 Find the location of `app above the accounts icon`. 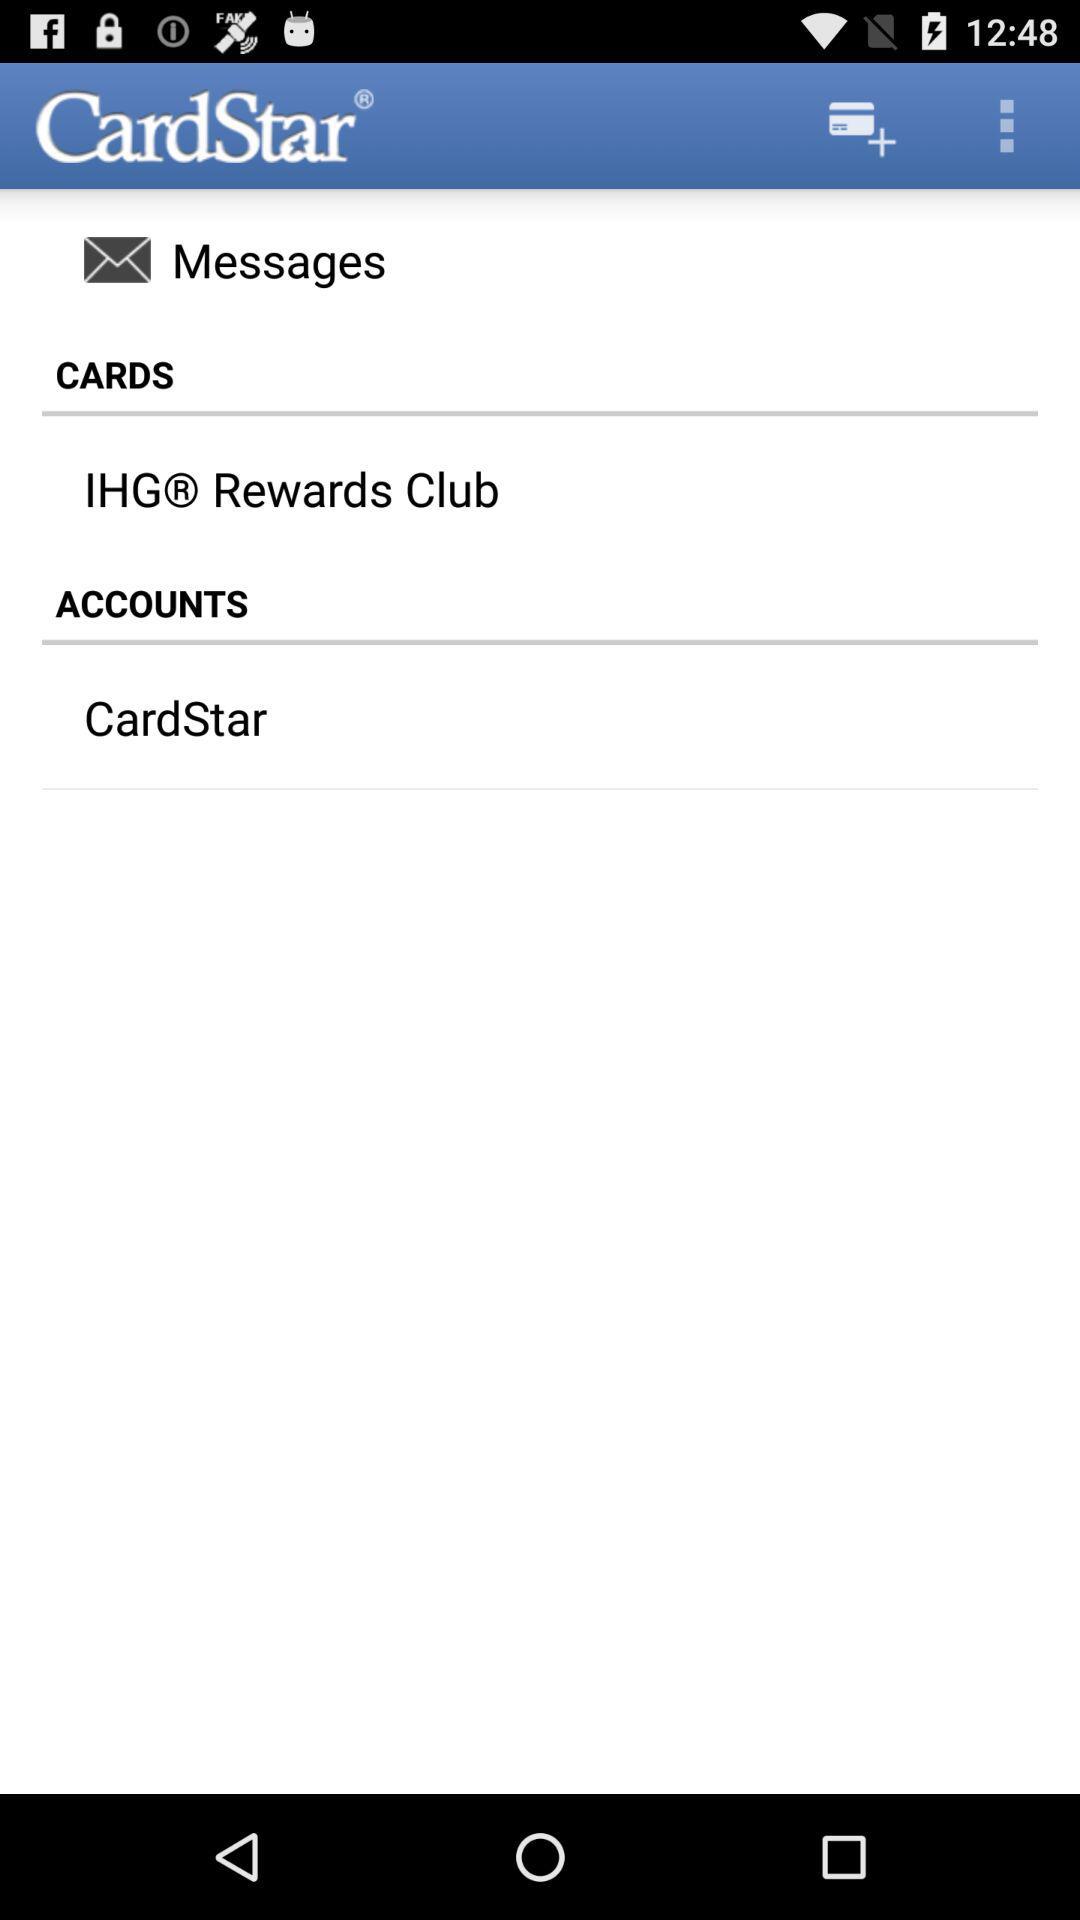

app above the accounts icon is located at coordinates (560, 488).